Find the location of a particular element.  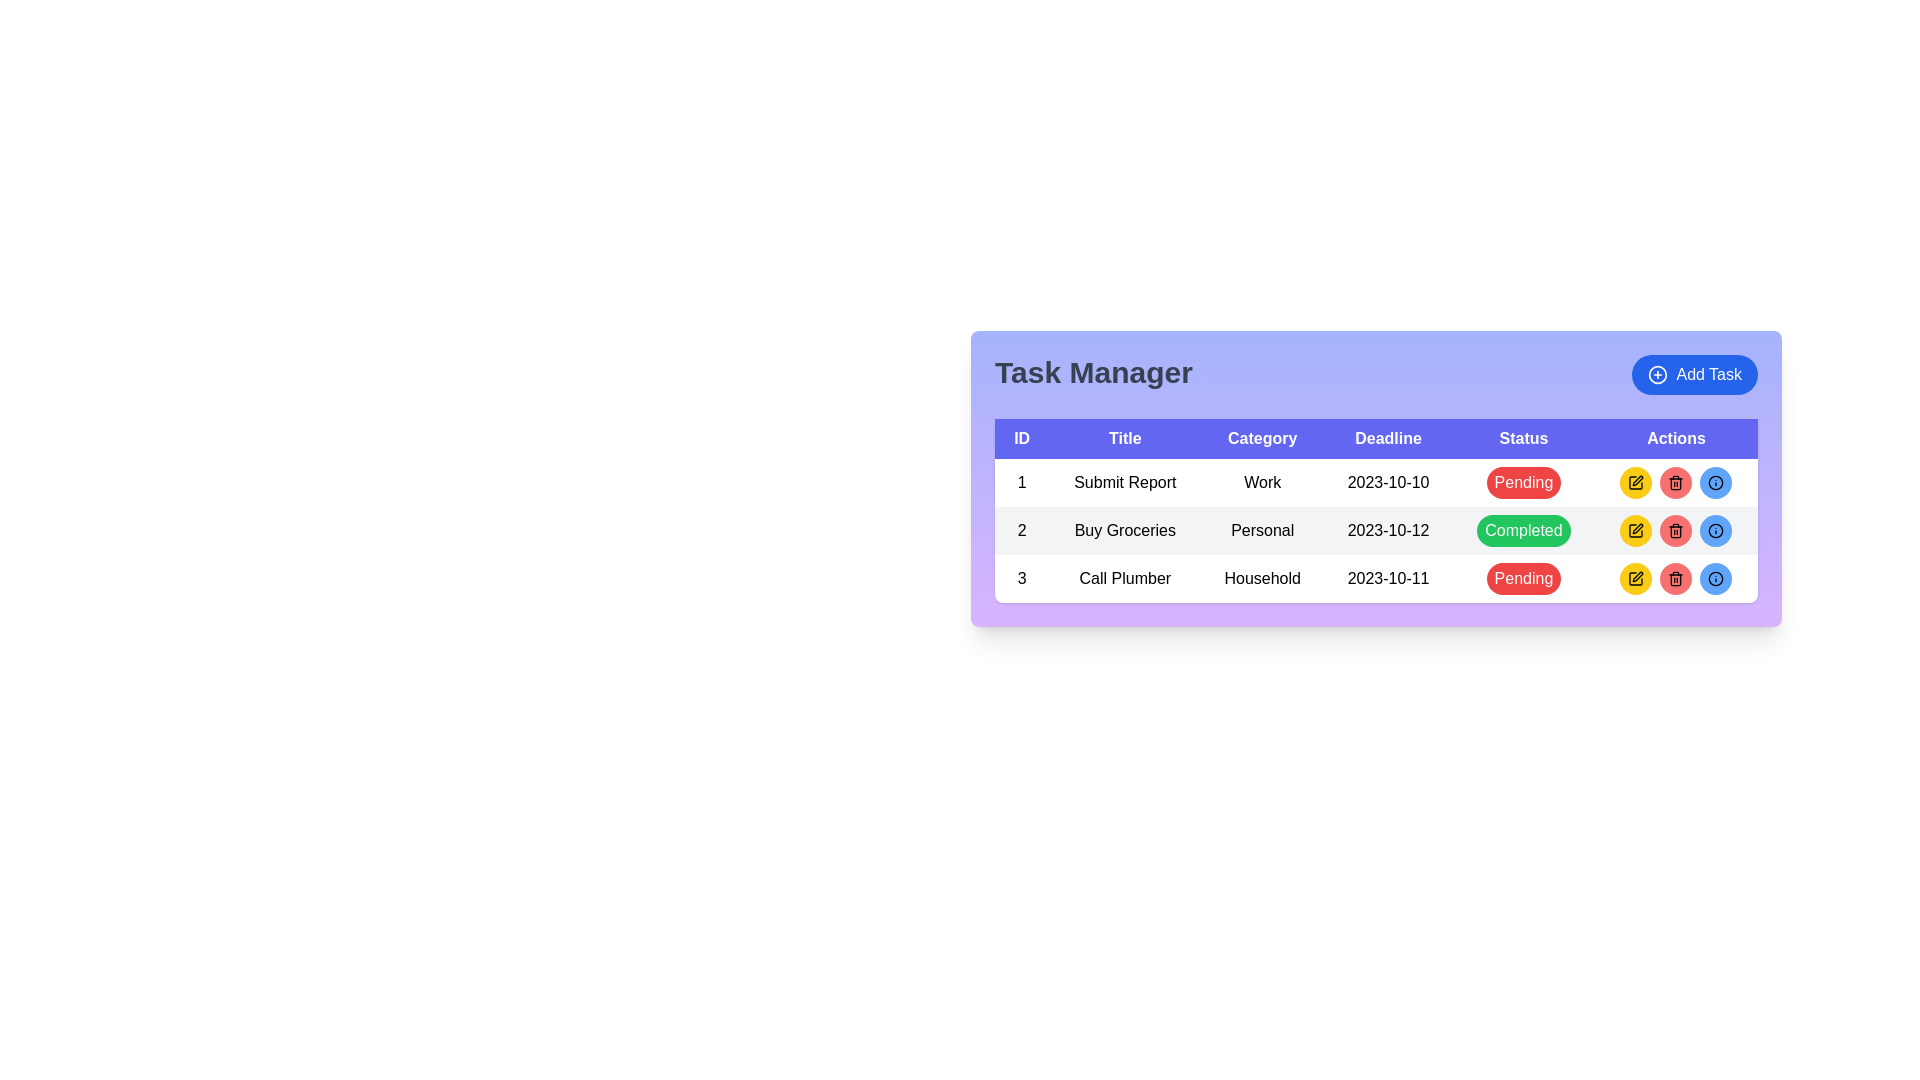

the text label displaying 'Work' in the third column of the task management interface, which is part of the first data row for the task titled 'Submit Report' is located at coordinates (1261, 482).